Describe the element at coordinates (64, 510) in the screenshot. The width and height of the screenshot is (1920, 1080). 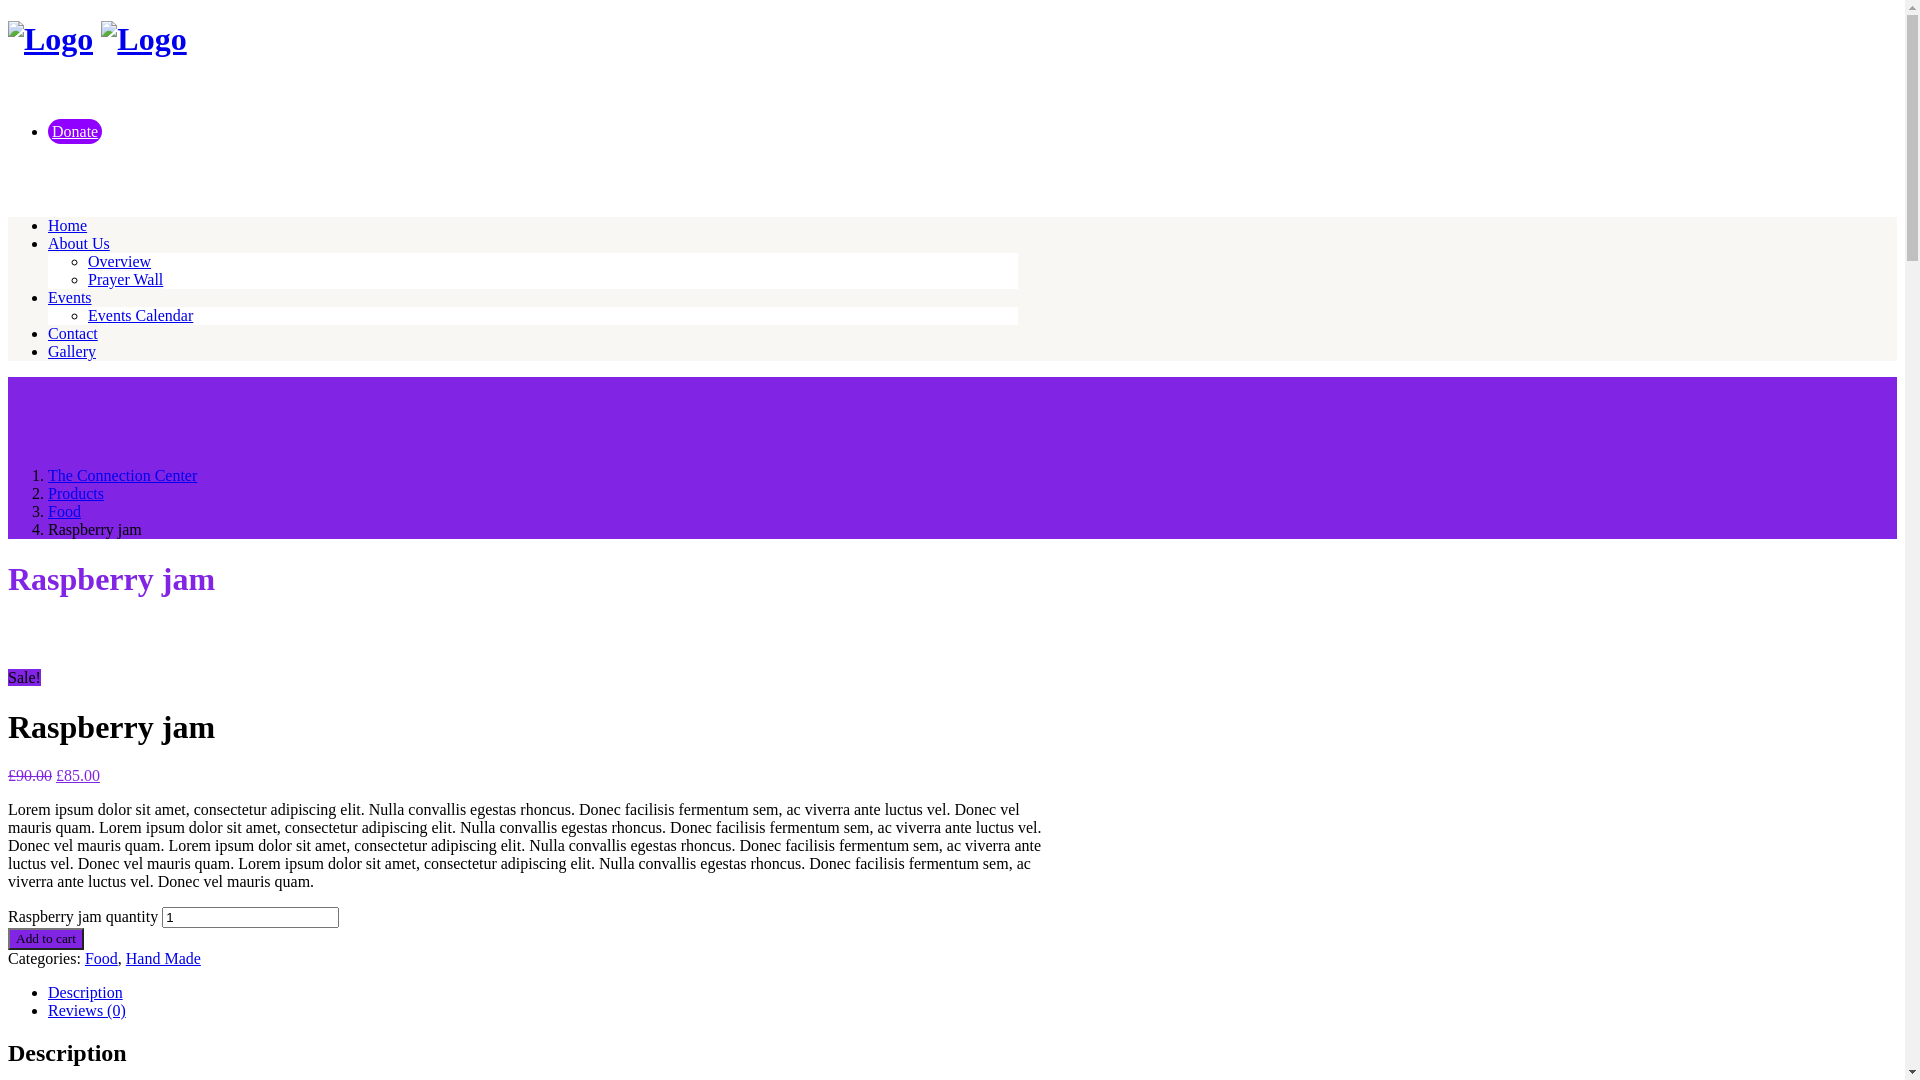
I see `'Food'` at that location.